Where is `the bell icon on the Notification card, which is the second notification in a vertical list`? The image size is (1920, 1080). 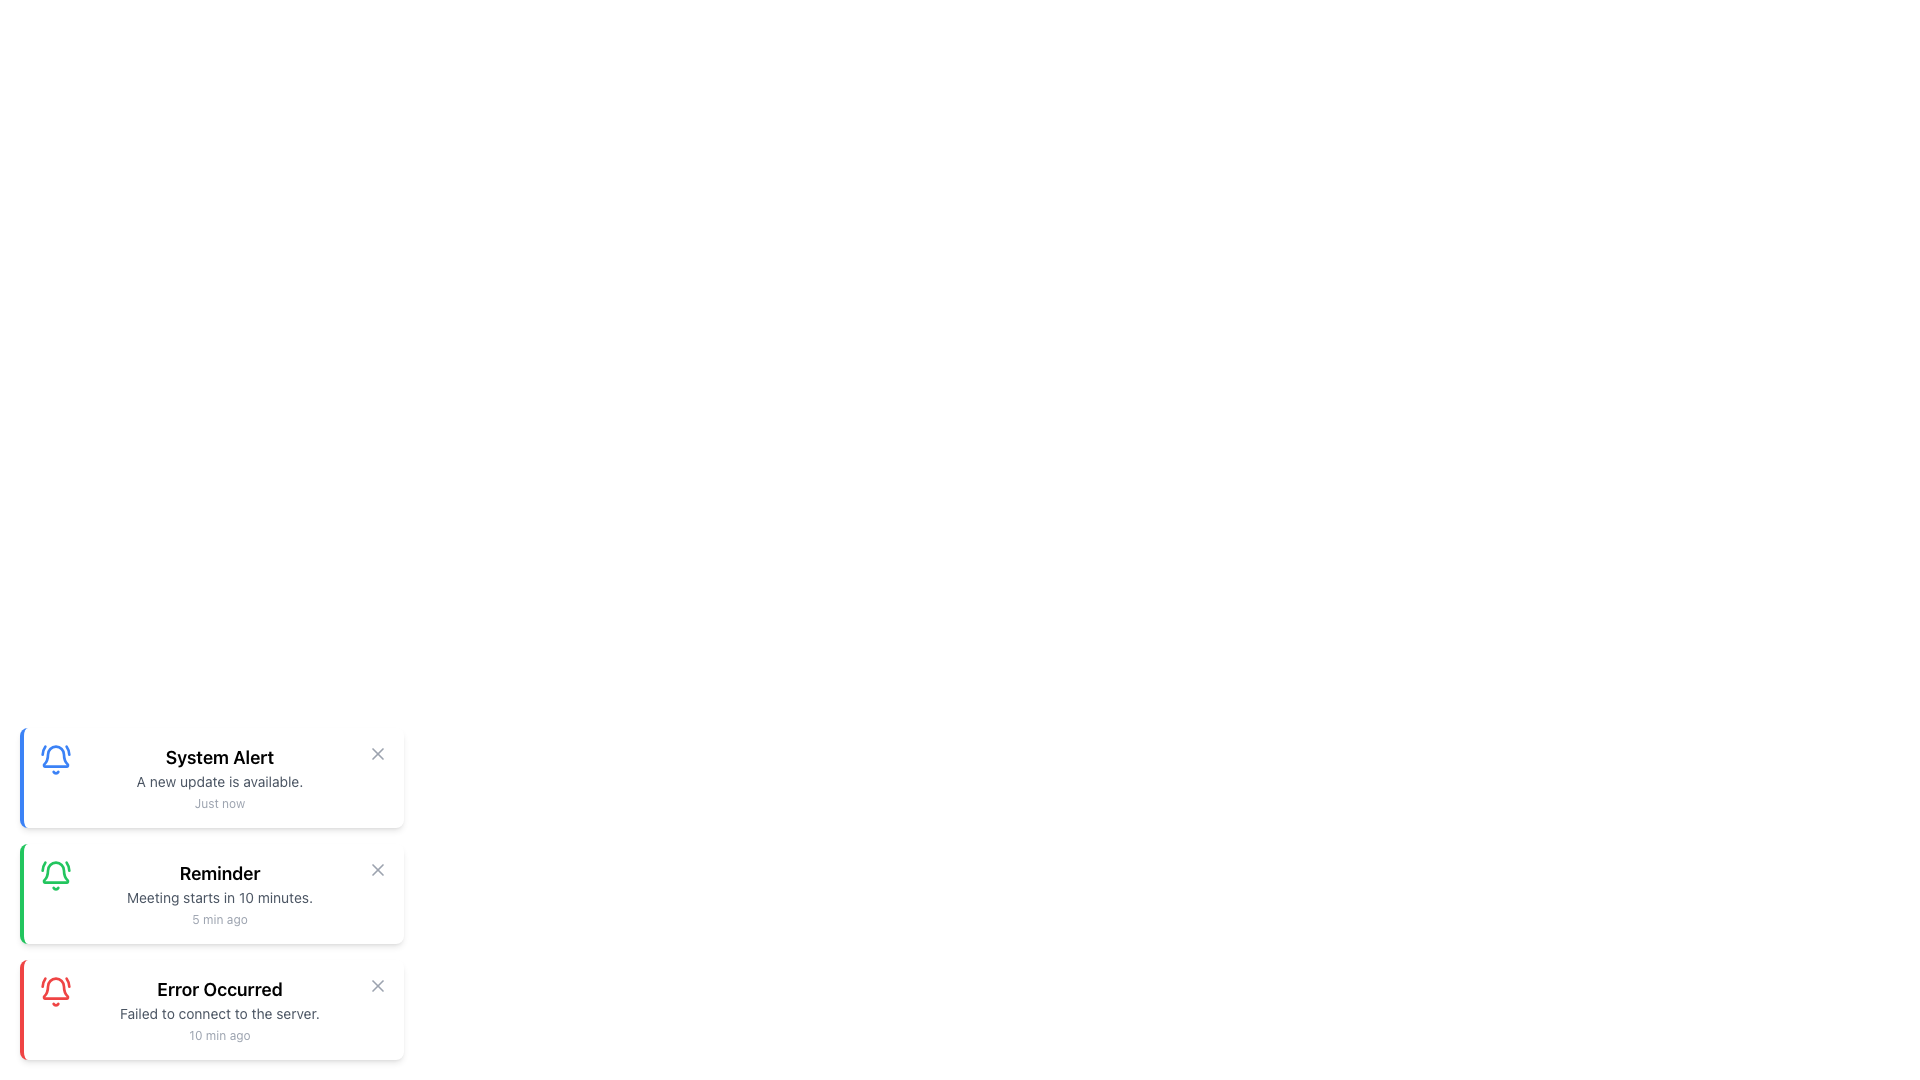
the bell icon on the Notification card, which is the second notification in a vertical list is located at coordinates (211, 893).